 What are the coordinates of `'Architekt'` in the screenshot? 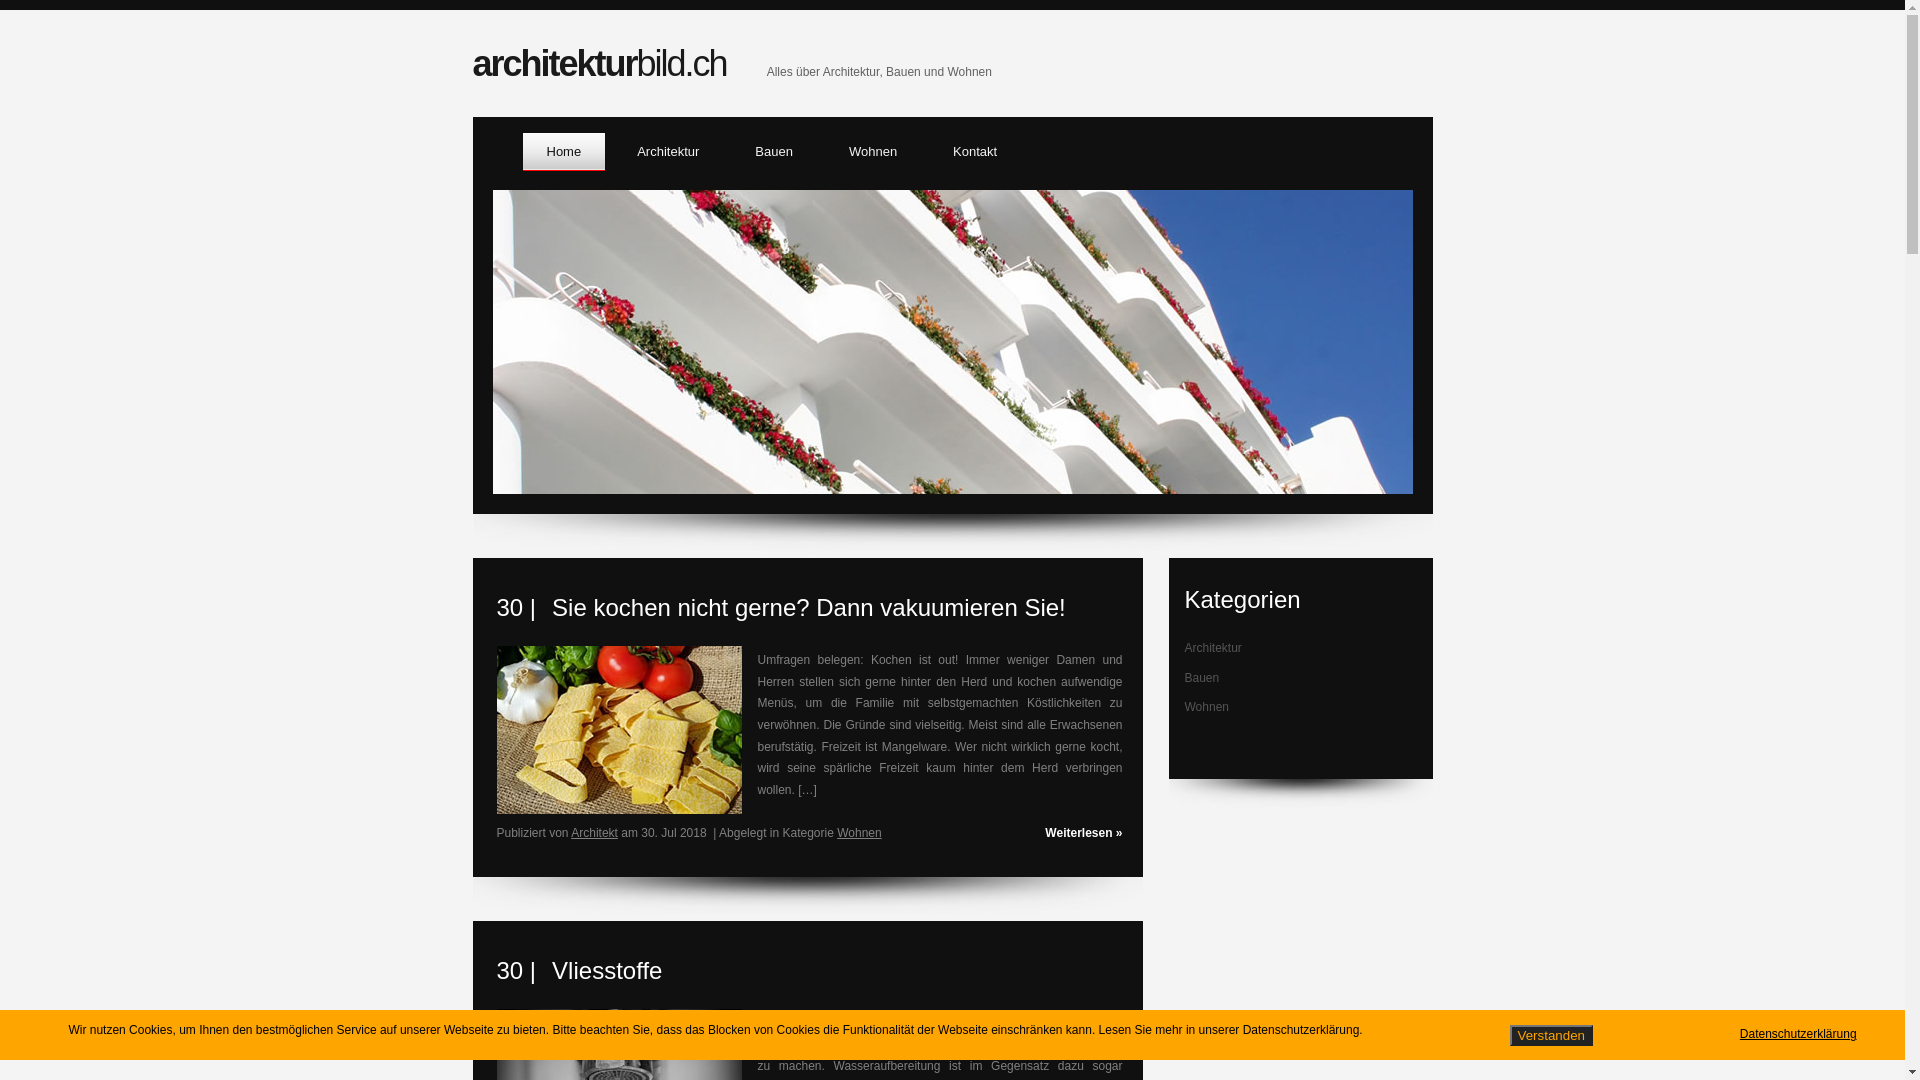 It's located at (593, 833).